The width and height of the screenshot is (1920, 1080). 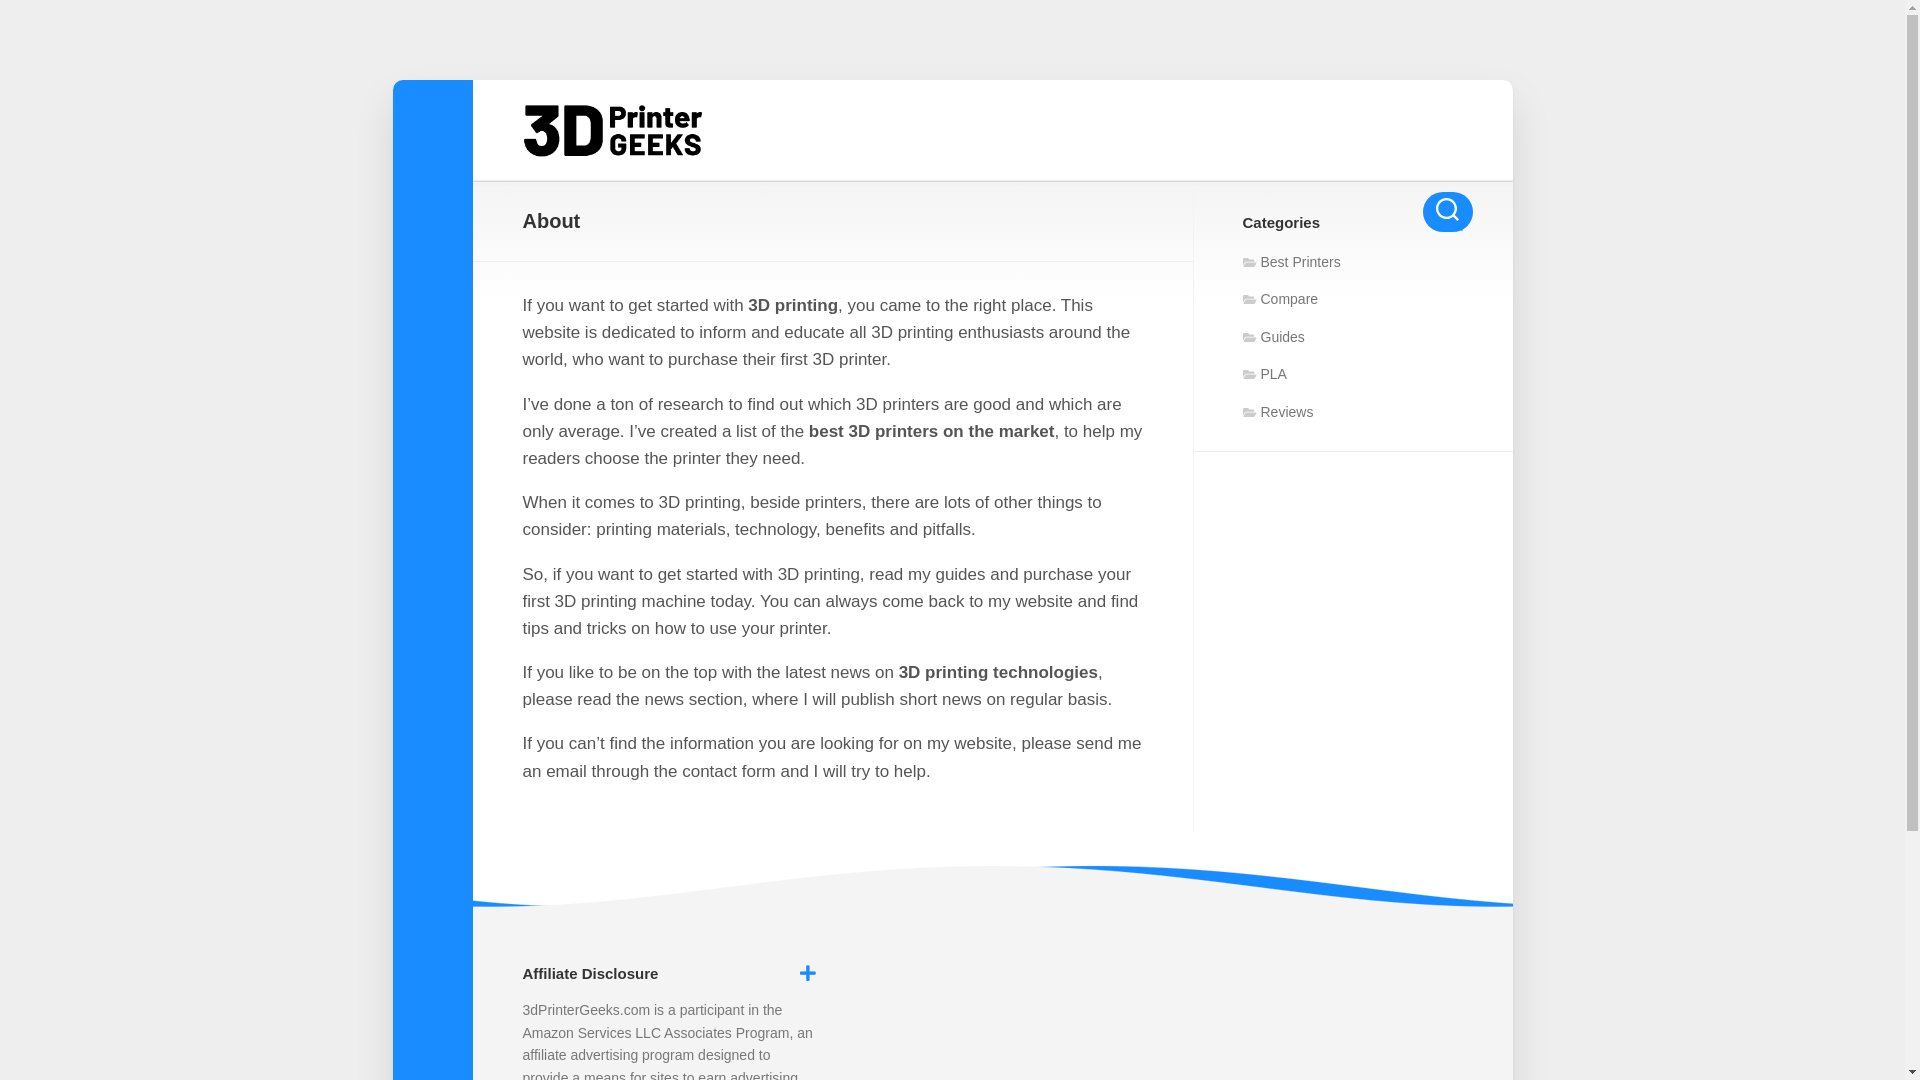 What do you see at coordinates (1280, 299) in the screenshot?
I see `'Compare'` at bounding box center [1280, 299].